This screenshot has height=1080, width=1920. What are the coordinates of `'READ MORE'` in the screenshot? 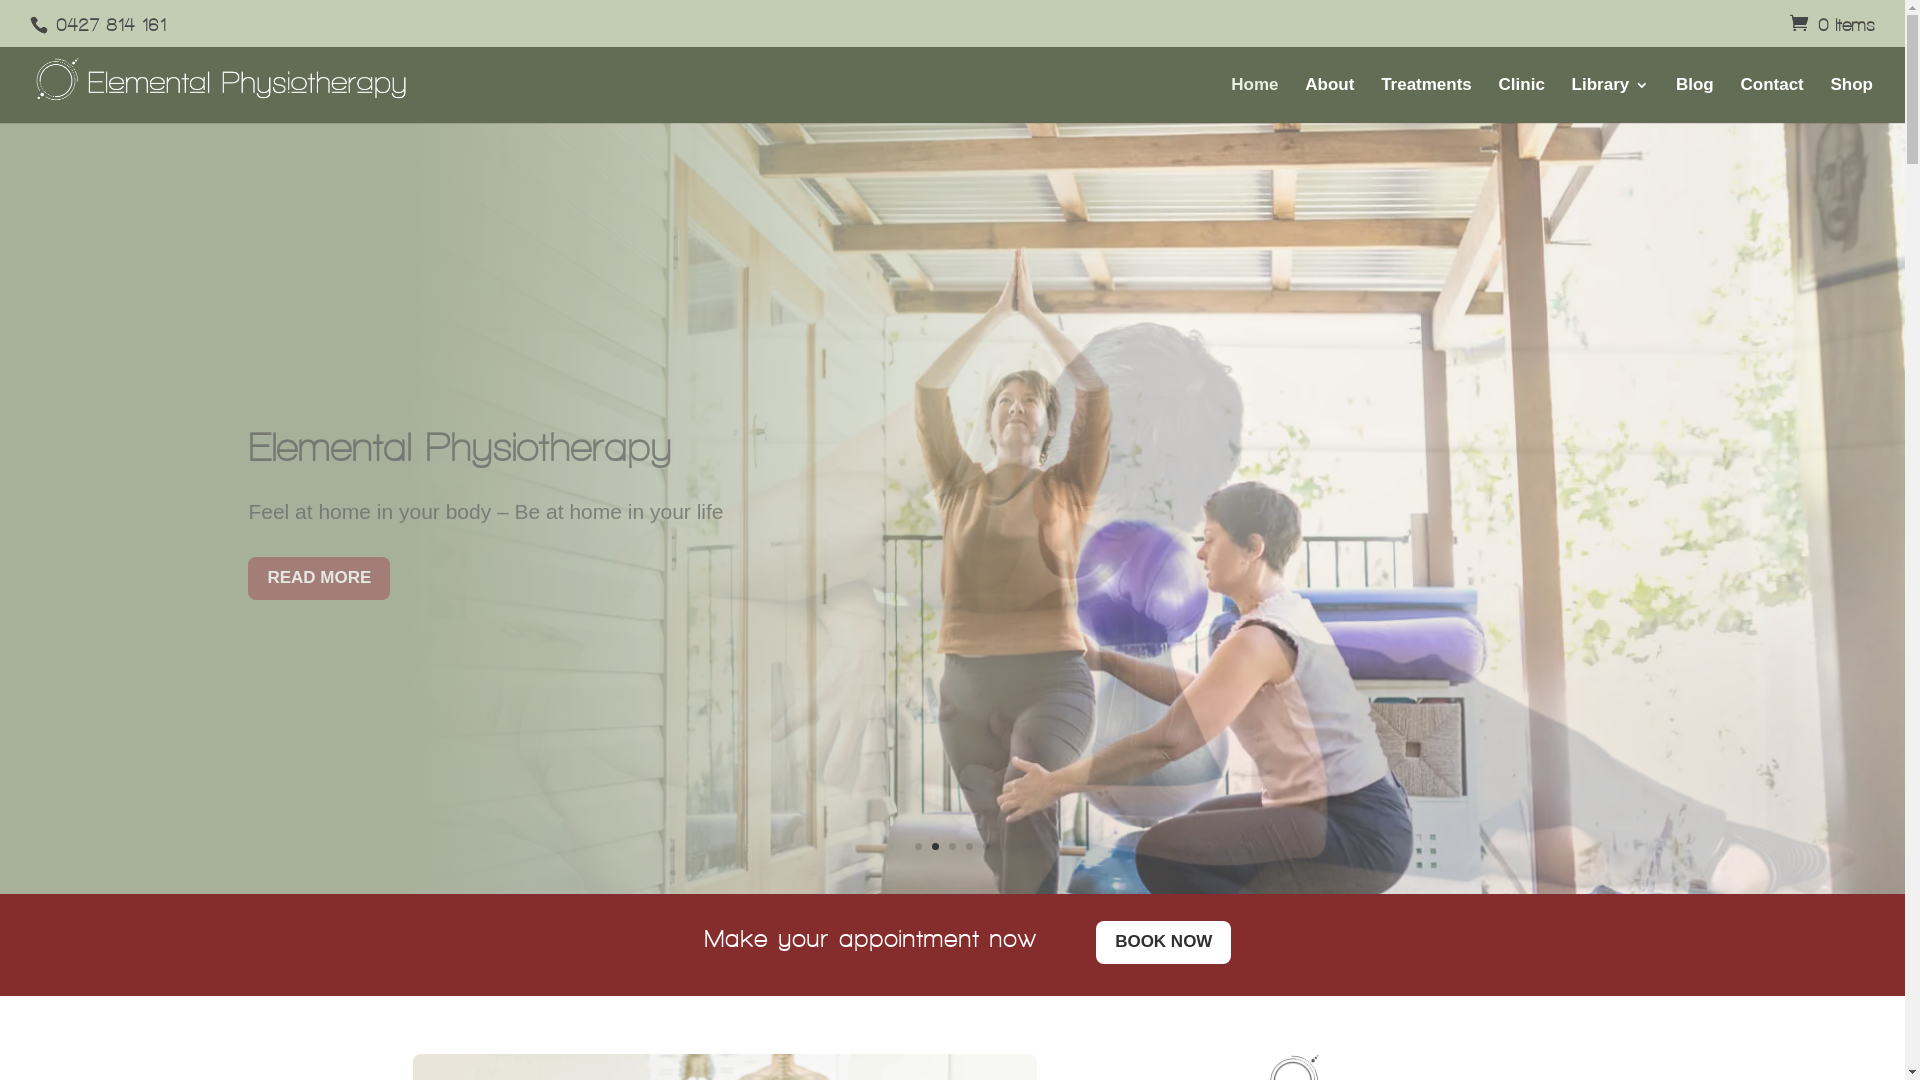 It's located at (247, 578).